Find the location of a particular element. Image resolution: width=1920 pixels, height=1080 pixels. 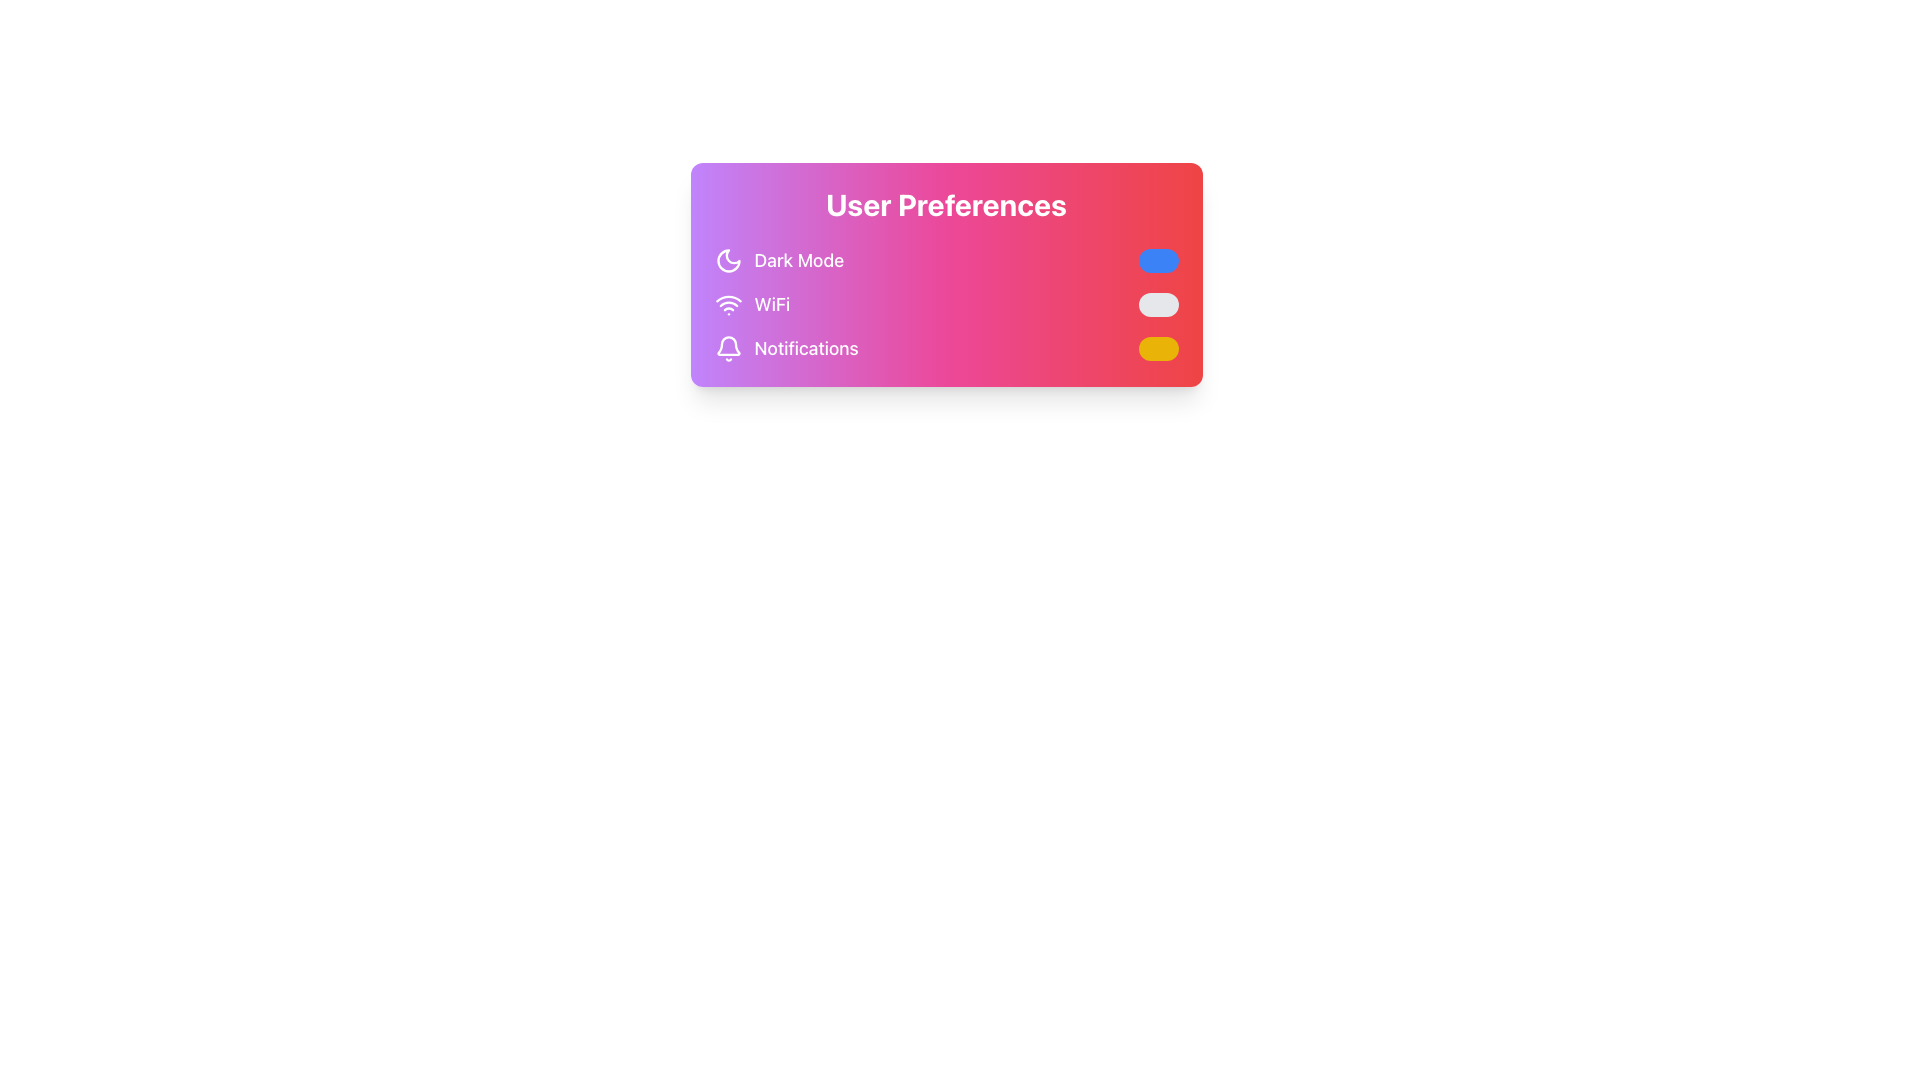

the crescent moon icon representing Dark Mode in the user preferences menu, which is positioned to the left of the 'Dark Mode' label is located at coordinates (727, 260).